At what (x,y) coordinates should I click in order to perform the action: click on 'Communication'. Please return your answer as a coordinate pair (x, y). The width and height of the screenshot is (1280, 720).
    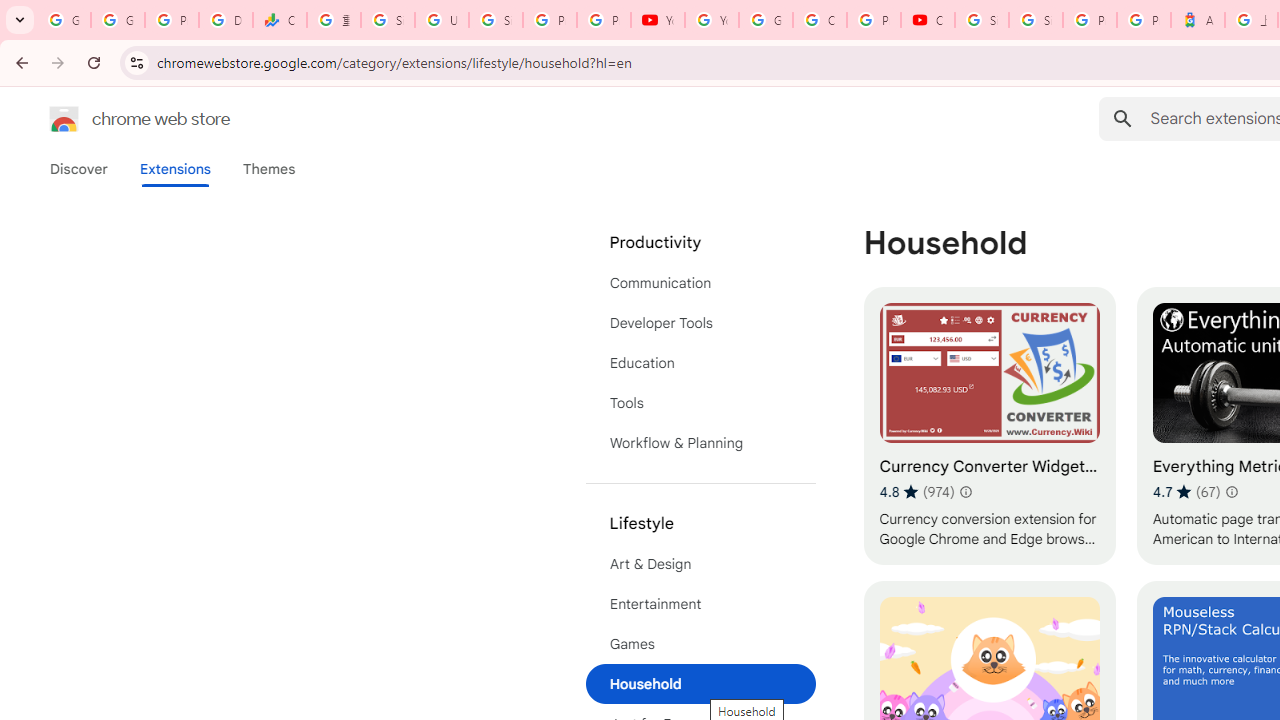
    Looking at the image, I should click on (700, 282).